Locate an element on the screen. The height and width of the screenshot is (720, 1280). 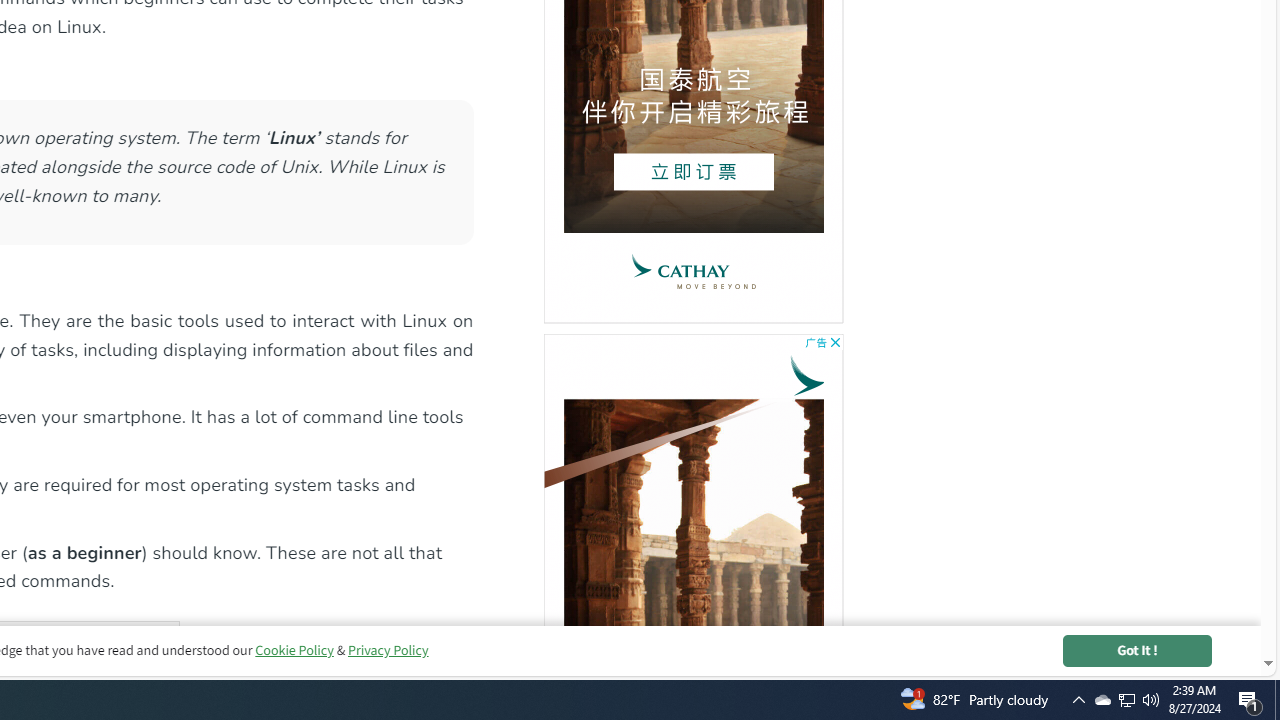
'Cookie Policy' is located at coordinates (293, 650).